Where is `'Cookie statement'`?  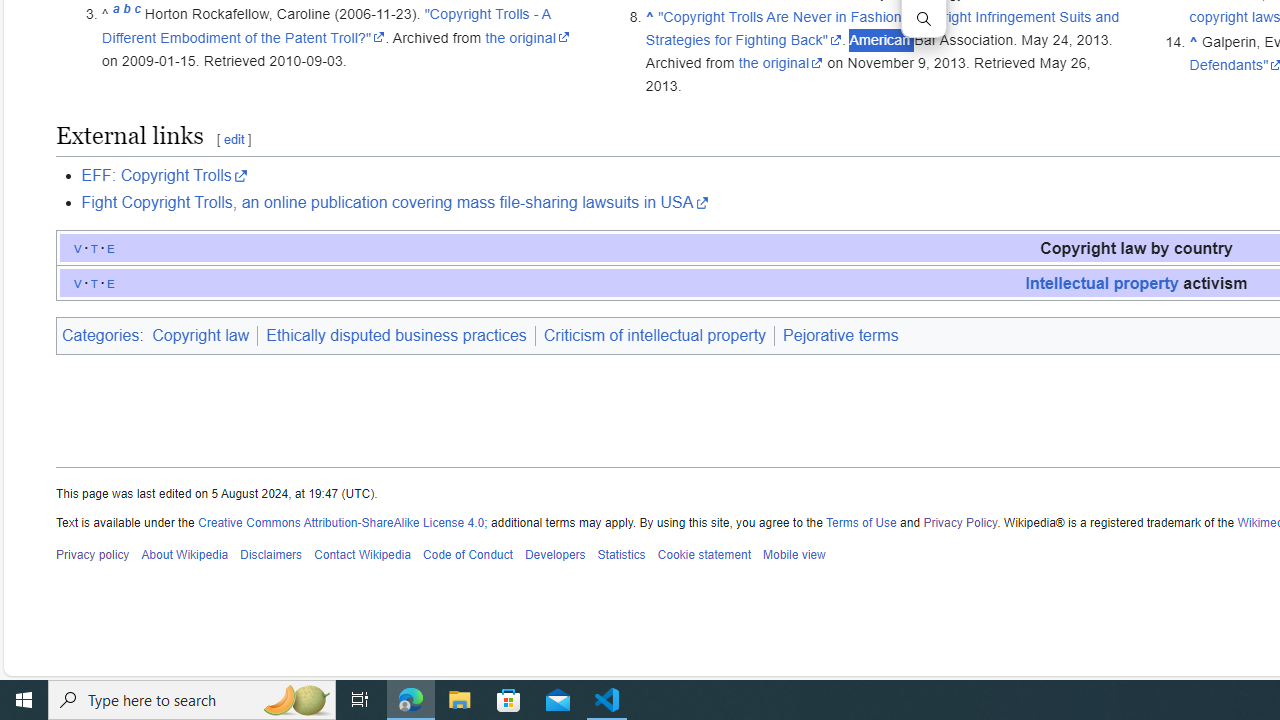
'Cookie statement' is located at coordinates (704, 555).